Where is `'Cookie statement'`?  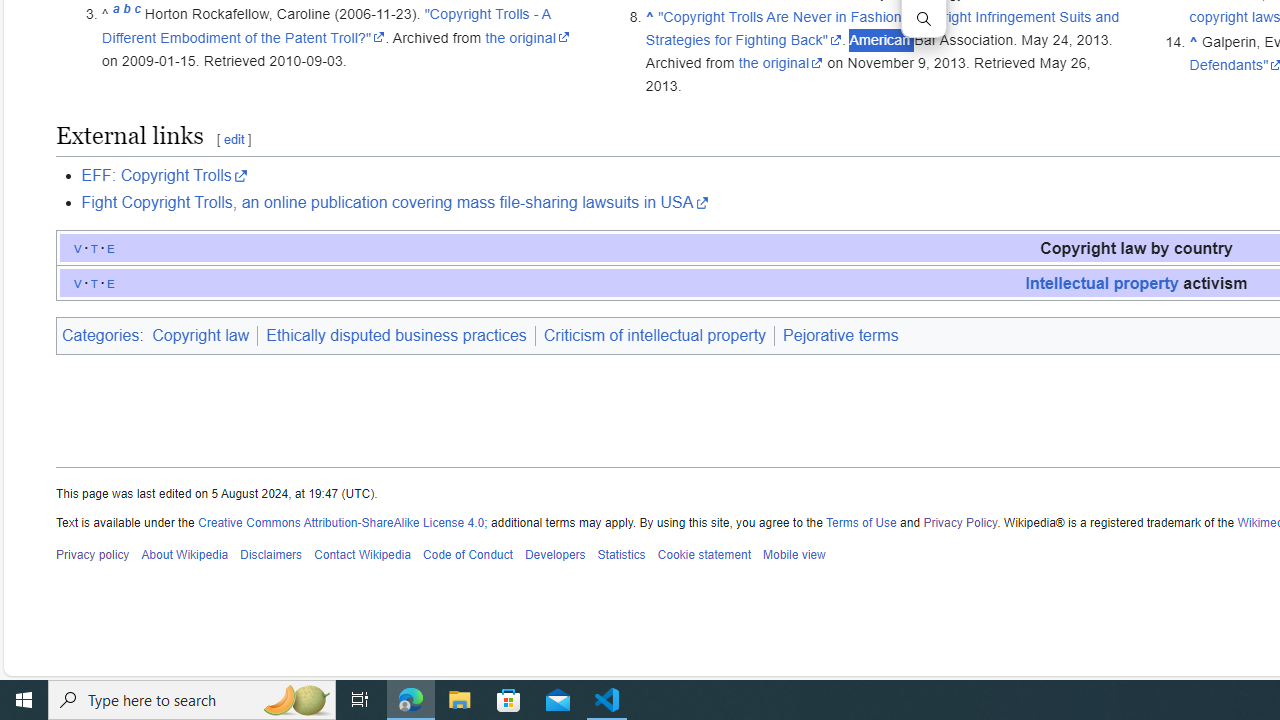
'Cookie statement' is located at coordinates (704, 555).